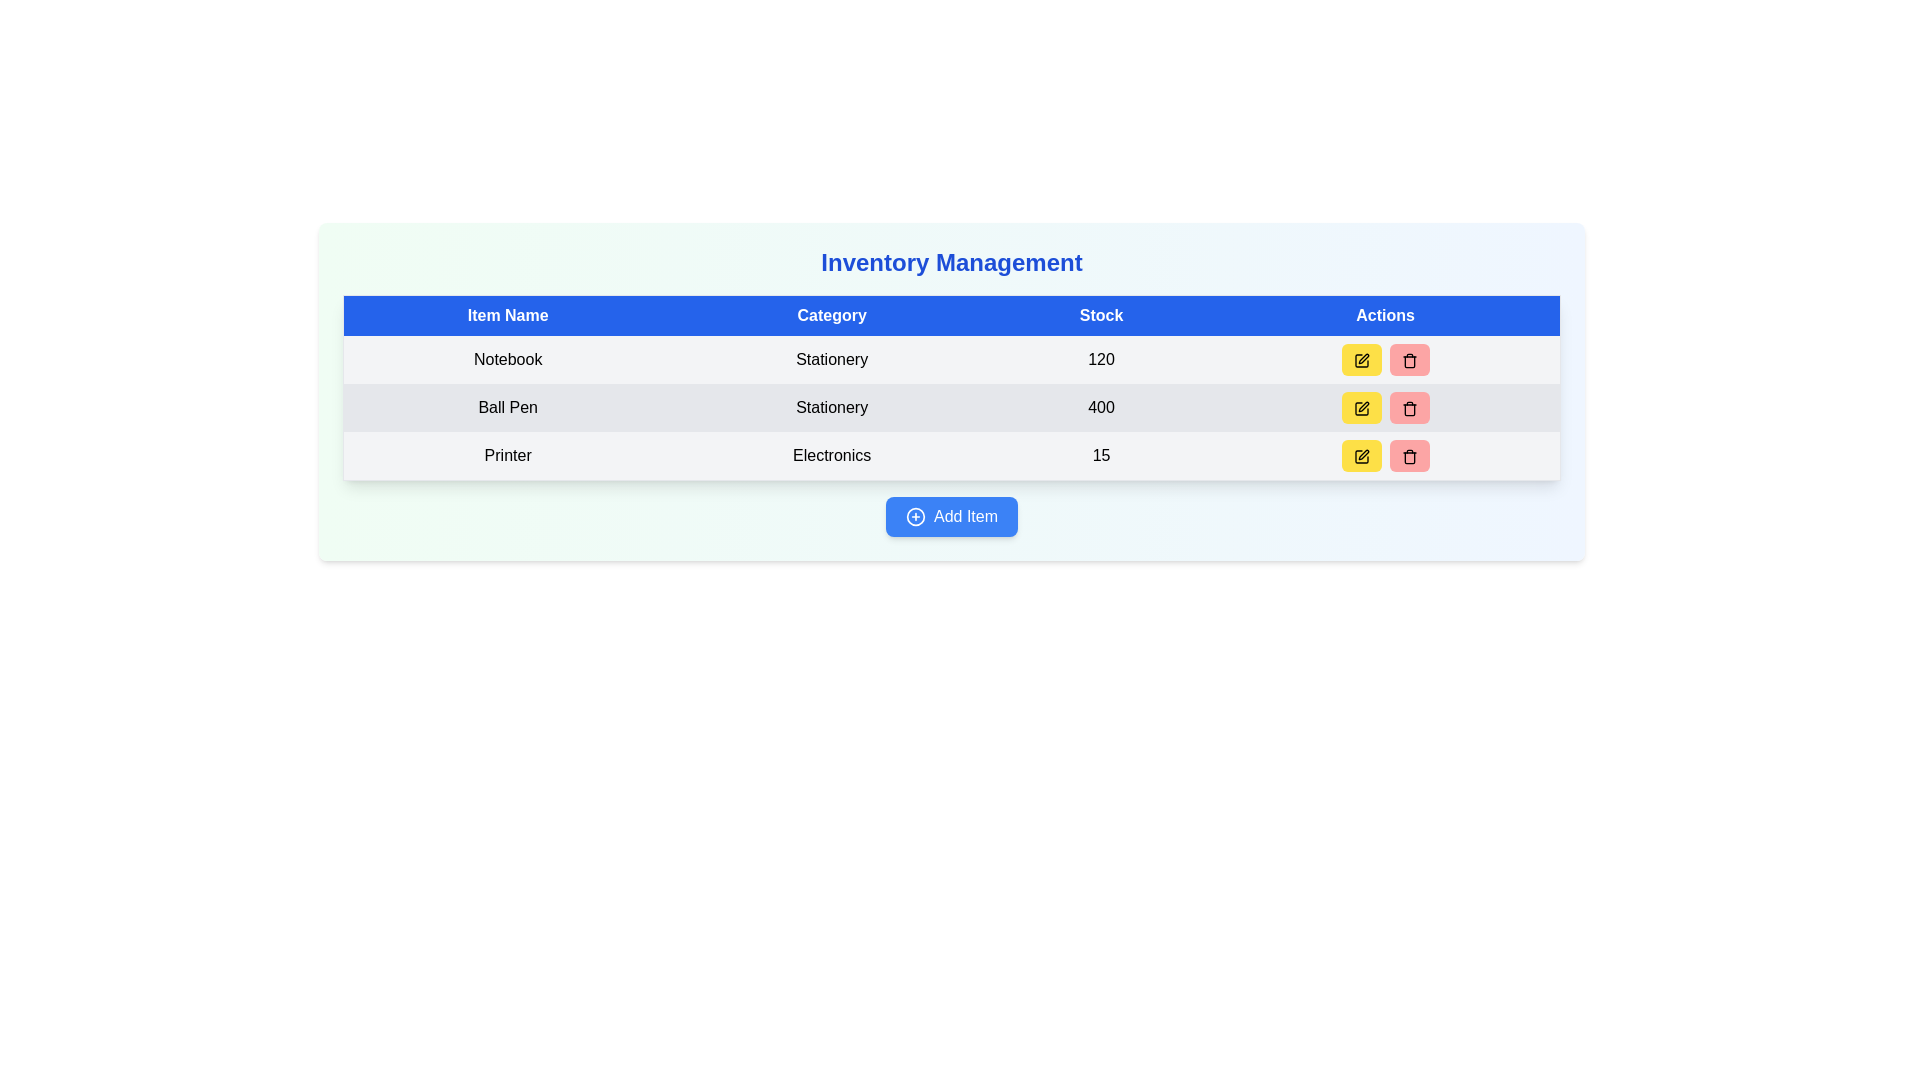 The height and width of the screenshot is (1080, 1920). I want to click on the trash icon button located in the third row of the table under the 'Actions' column to possibly see a tooltip, so click(1408, 407).